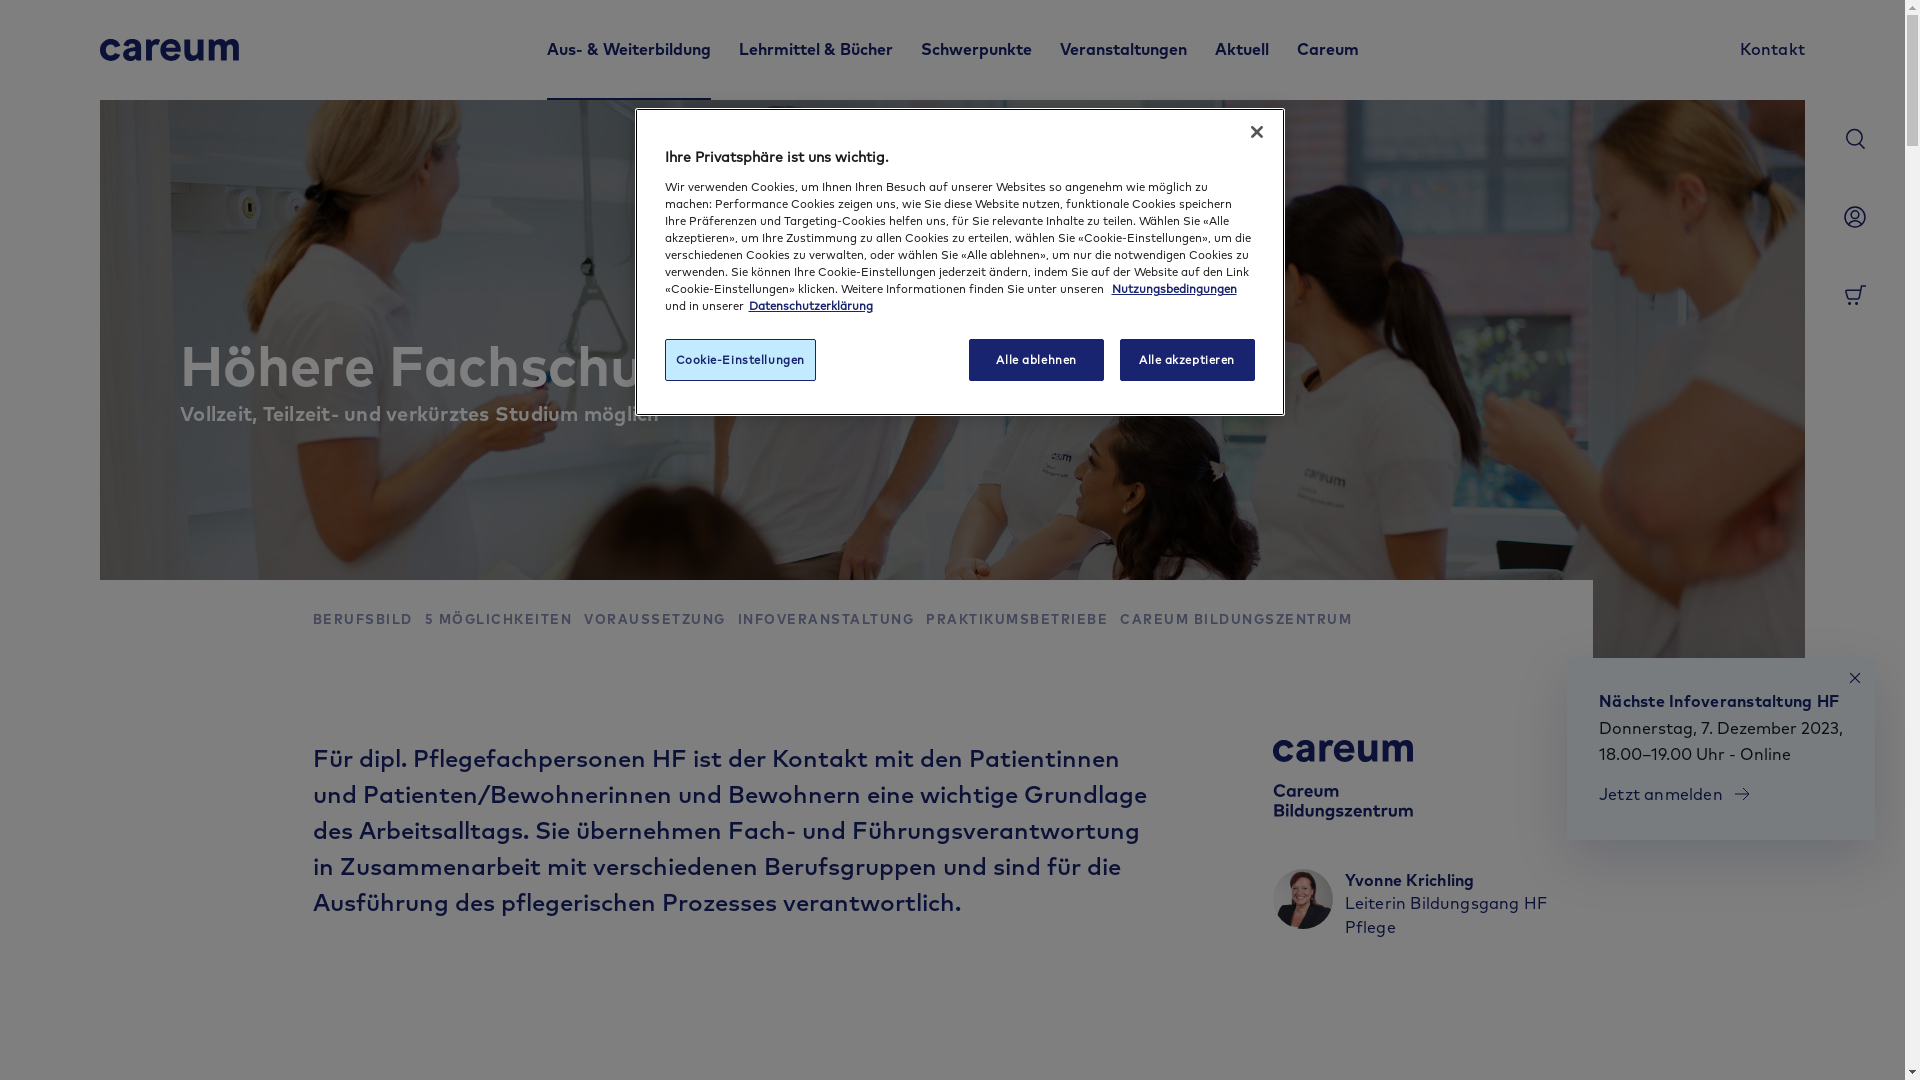 Image resolution: width=1920 pixels, height=1080 pixels. I want to click on 'Alle akzeptieren', so click(1118, 358).